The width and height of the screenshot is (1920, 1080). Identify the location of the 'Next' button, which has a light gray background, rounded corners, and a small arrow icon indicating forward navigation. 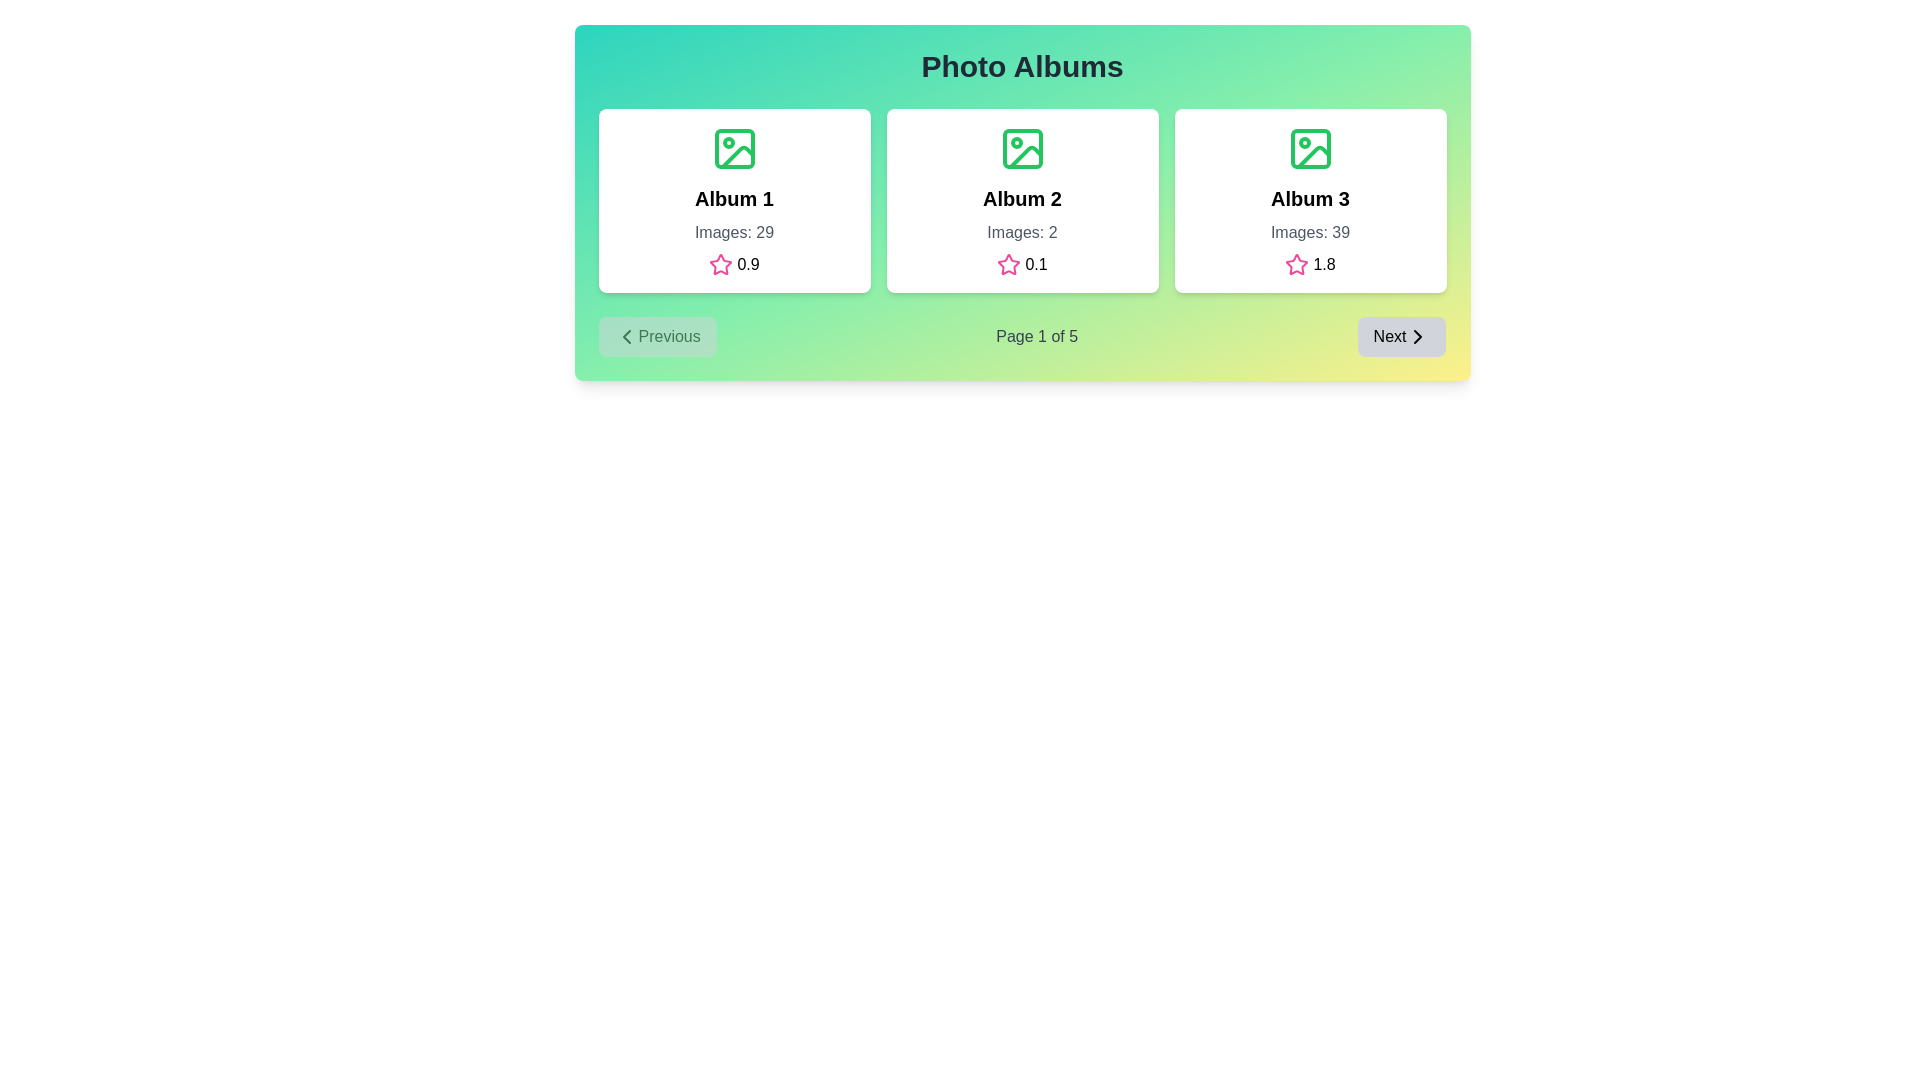
(1400, 335).